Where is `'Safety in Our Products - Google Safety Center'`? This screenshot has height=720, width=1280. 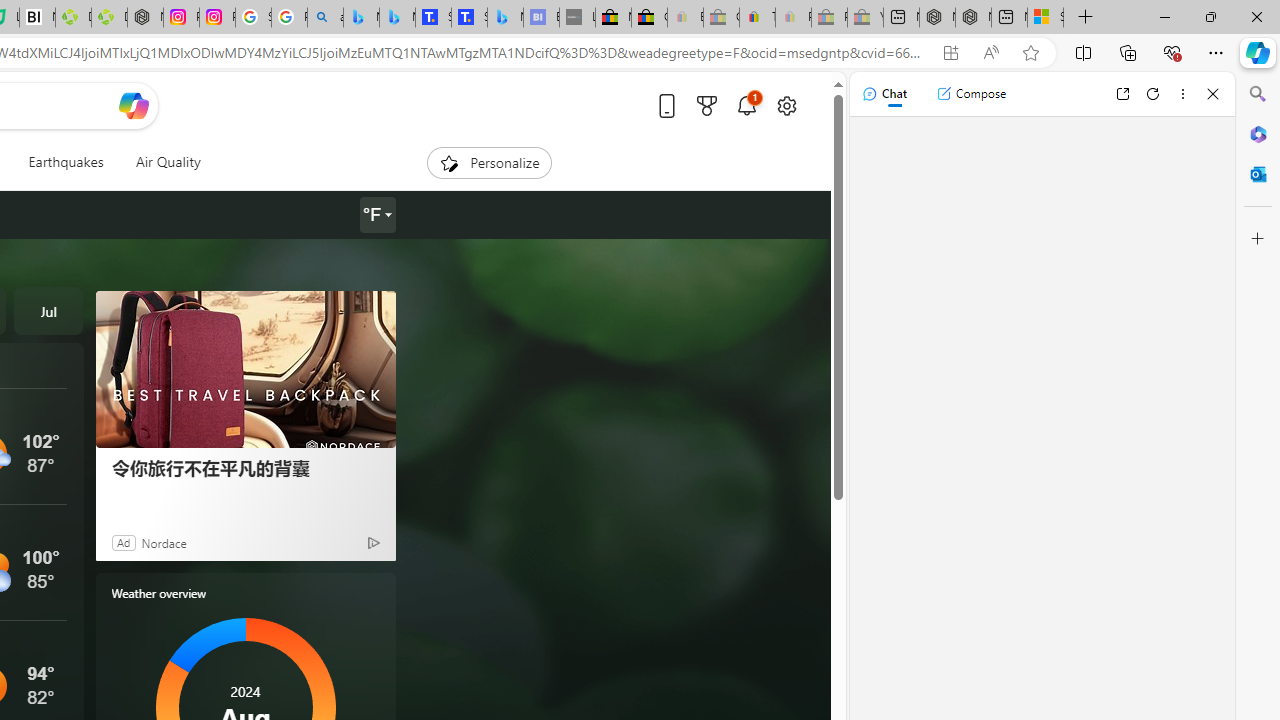 'Safety in Our Products - Google Safety Center' is located at coordinates (252, 17).